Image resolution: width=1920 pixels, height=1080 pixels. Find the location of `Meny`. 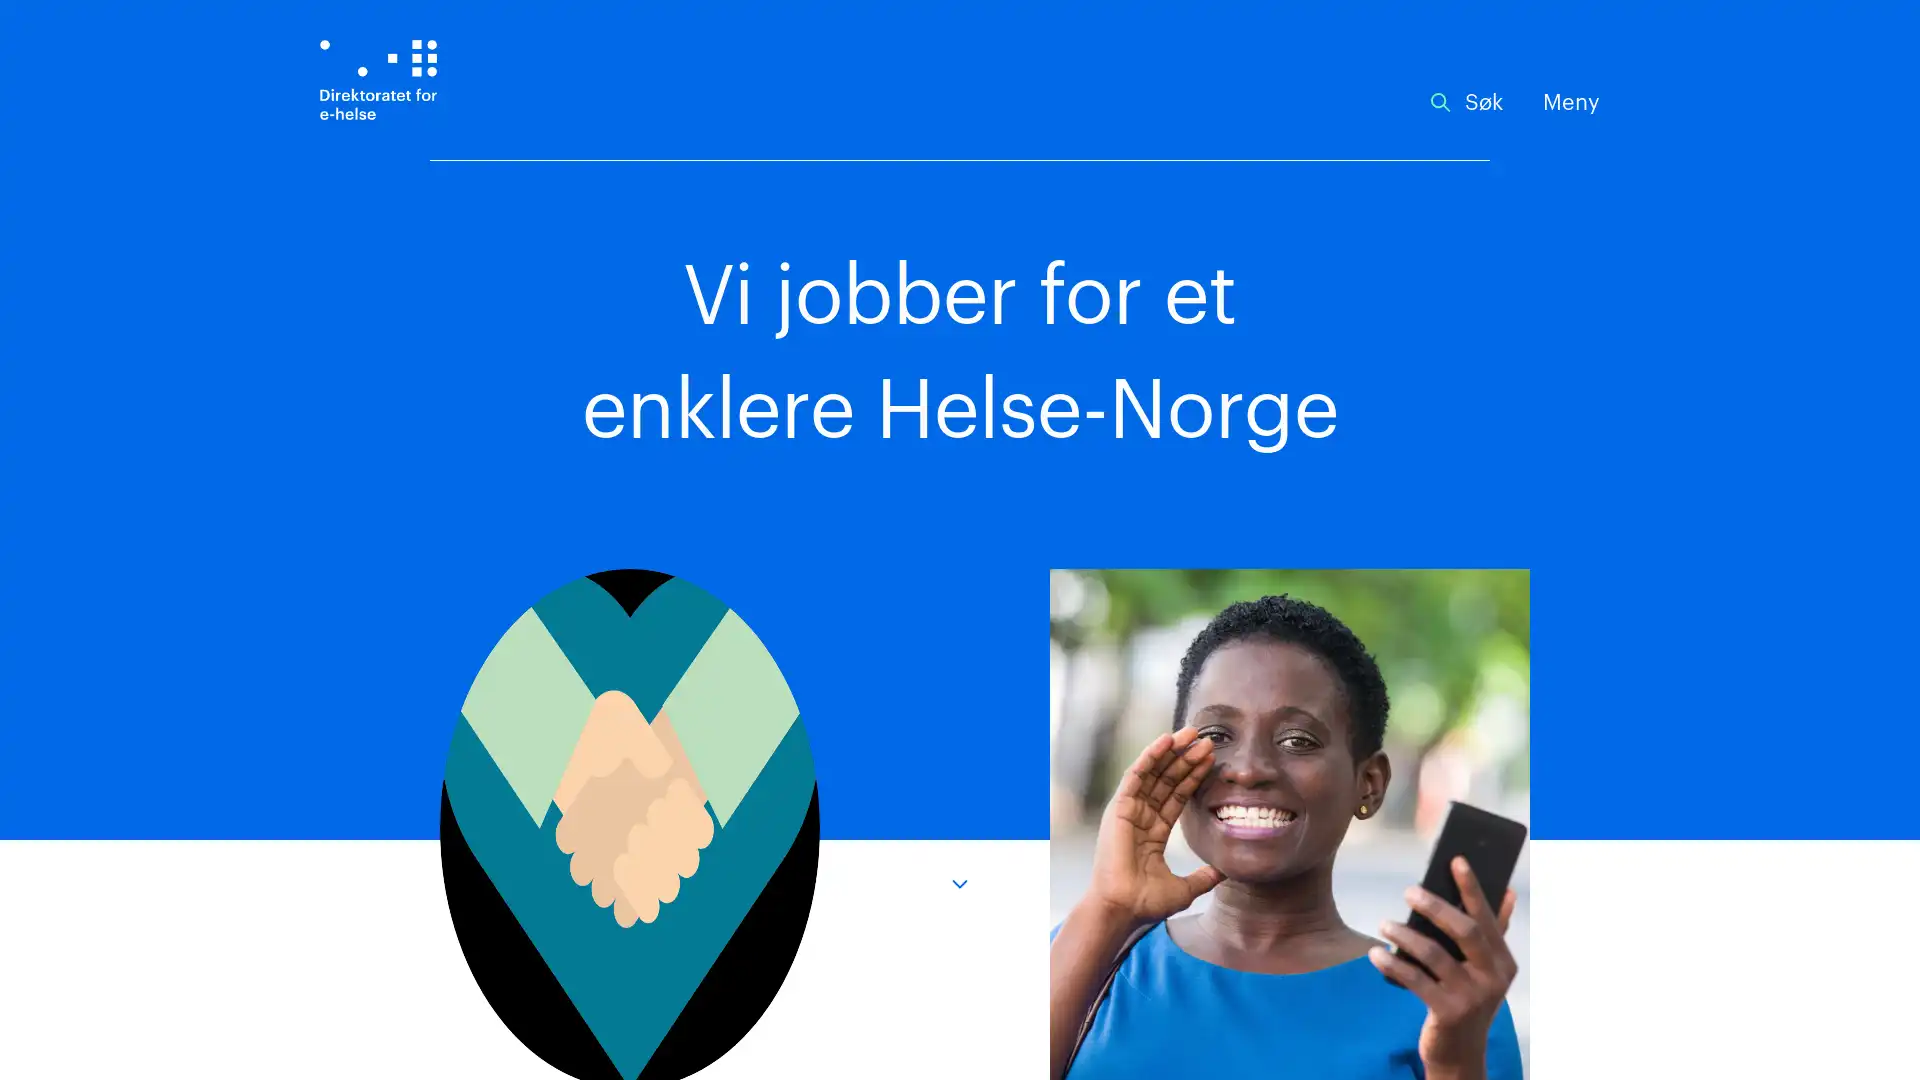

Meny is located at coordinates (1570, 103).